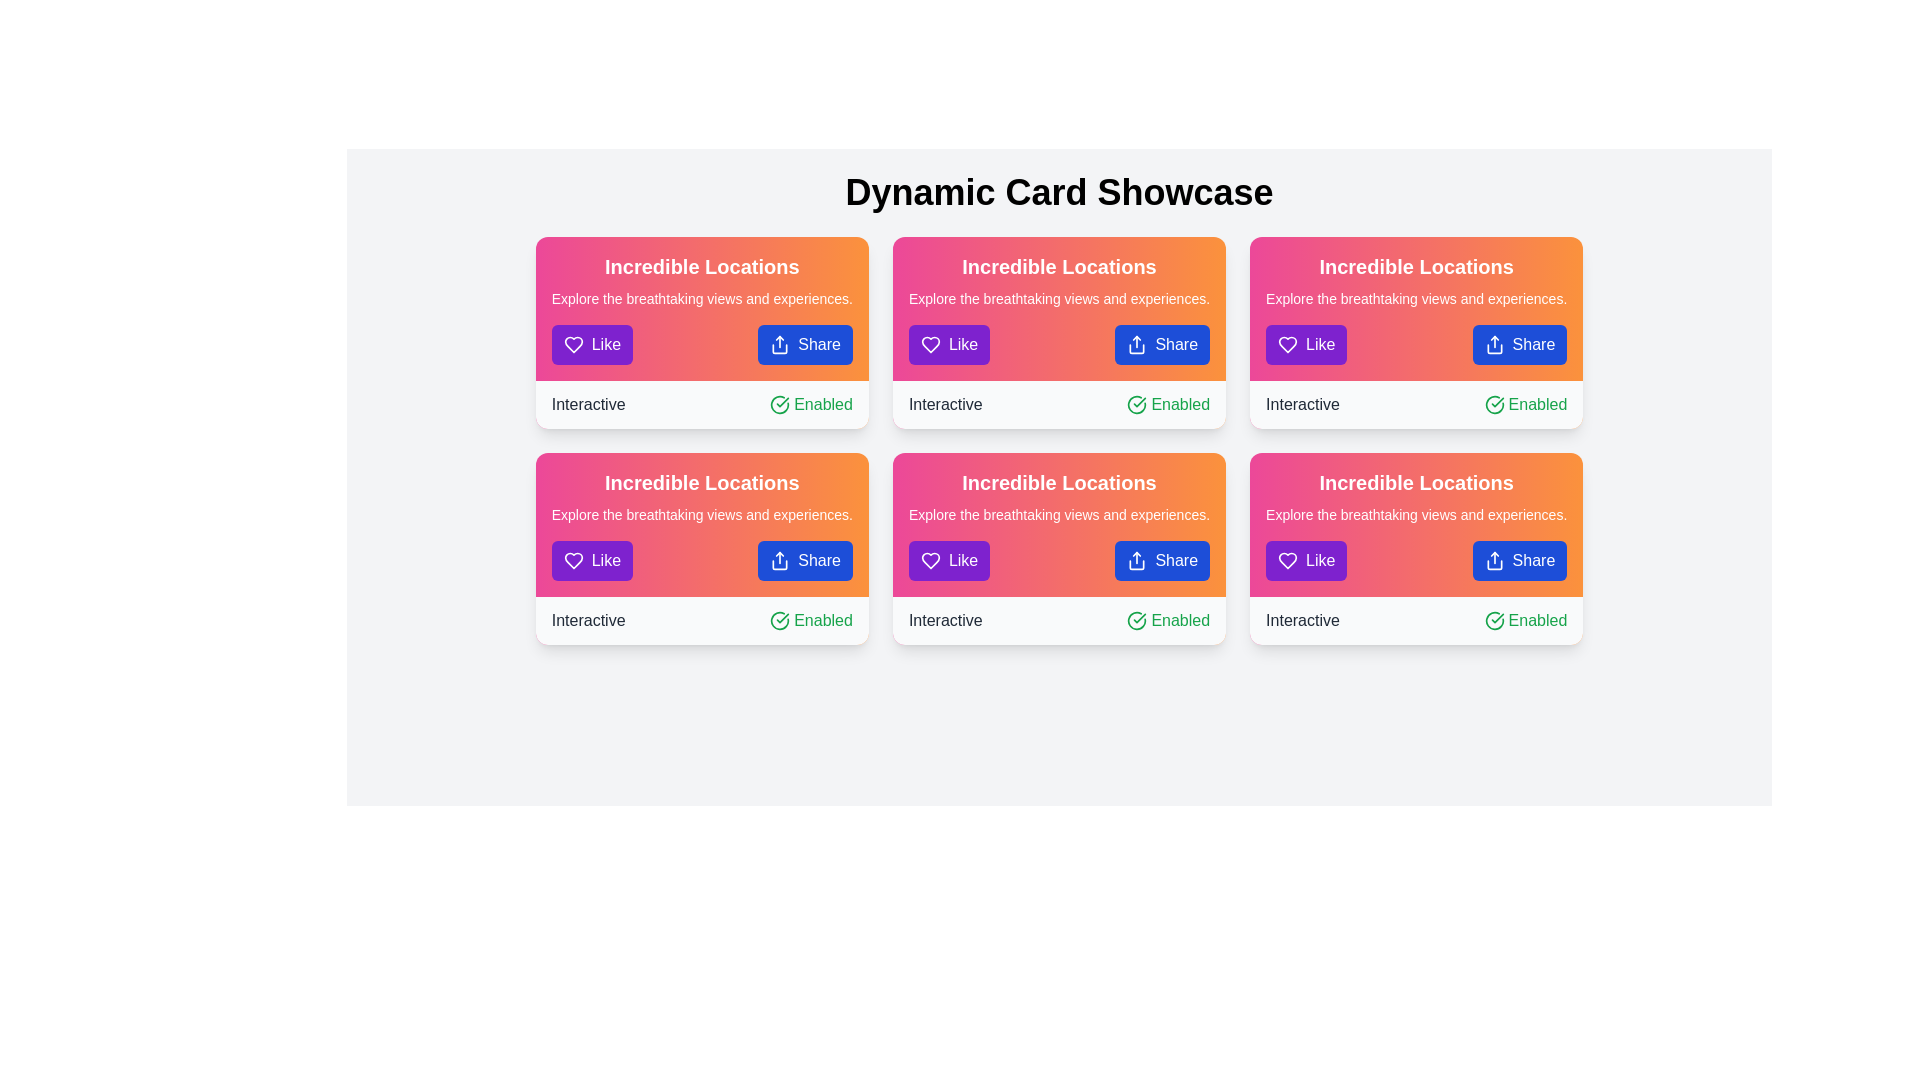  What do you see at coordinates (1306, 560) in the screenshot?
I see `the 'Like' button, which is a rounded rectangle with a purple background and white text, to change its shade` at bounding box center [1306, 560].